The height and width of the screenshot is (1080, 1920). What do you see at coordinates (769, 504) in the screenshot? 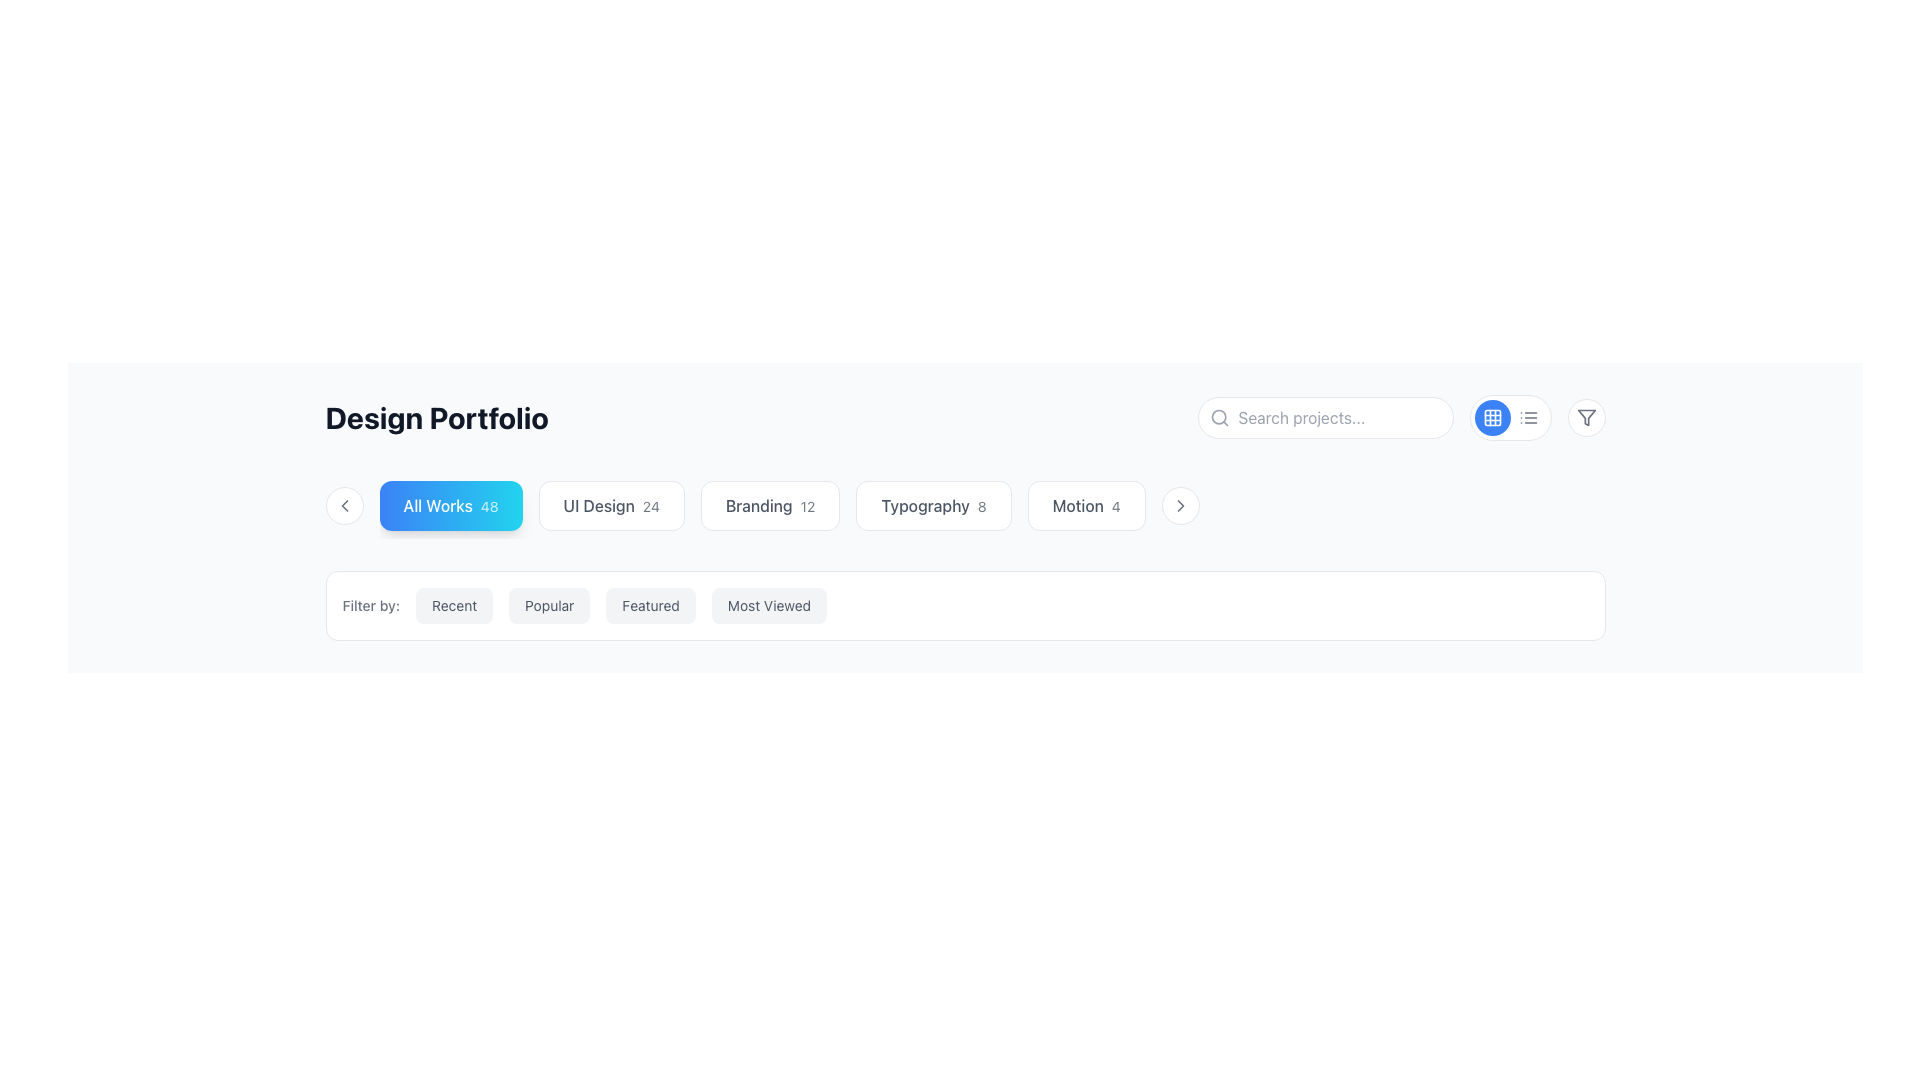
I see `the 'Branding' button, which is a rectangular button with softly rounded corners, displaying the text 'Branding' in a medium-weight font and lighter '12' in a smaller semi-transparent style, to filter by Branding` at bounding box center [769, 504].